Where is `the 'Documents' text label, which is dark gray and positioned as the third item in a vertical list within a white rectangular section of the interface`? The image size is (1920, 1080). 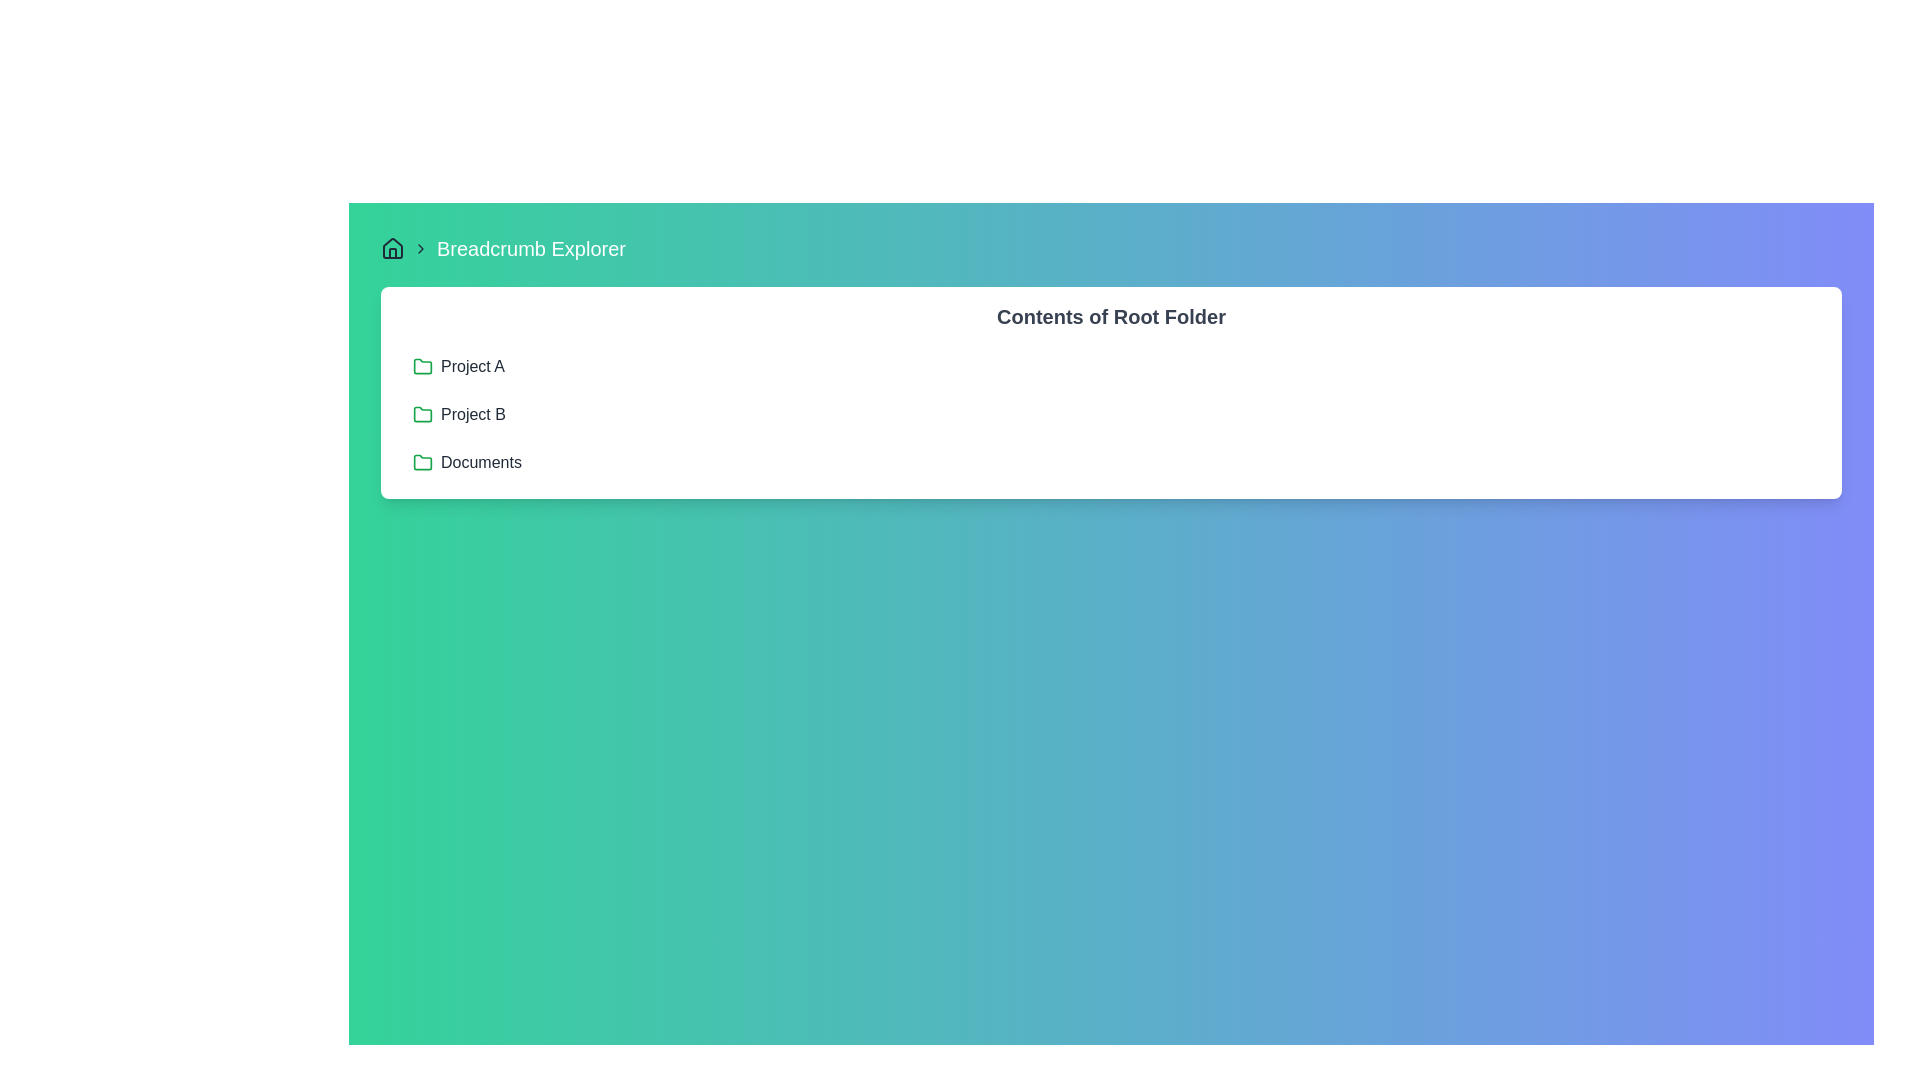
the 'Documents' text label, which is dark gray and positioned as the third item in a vertical list within a white rectangular section of the interface is located at coordinates (481, 462).